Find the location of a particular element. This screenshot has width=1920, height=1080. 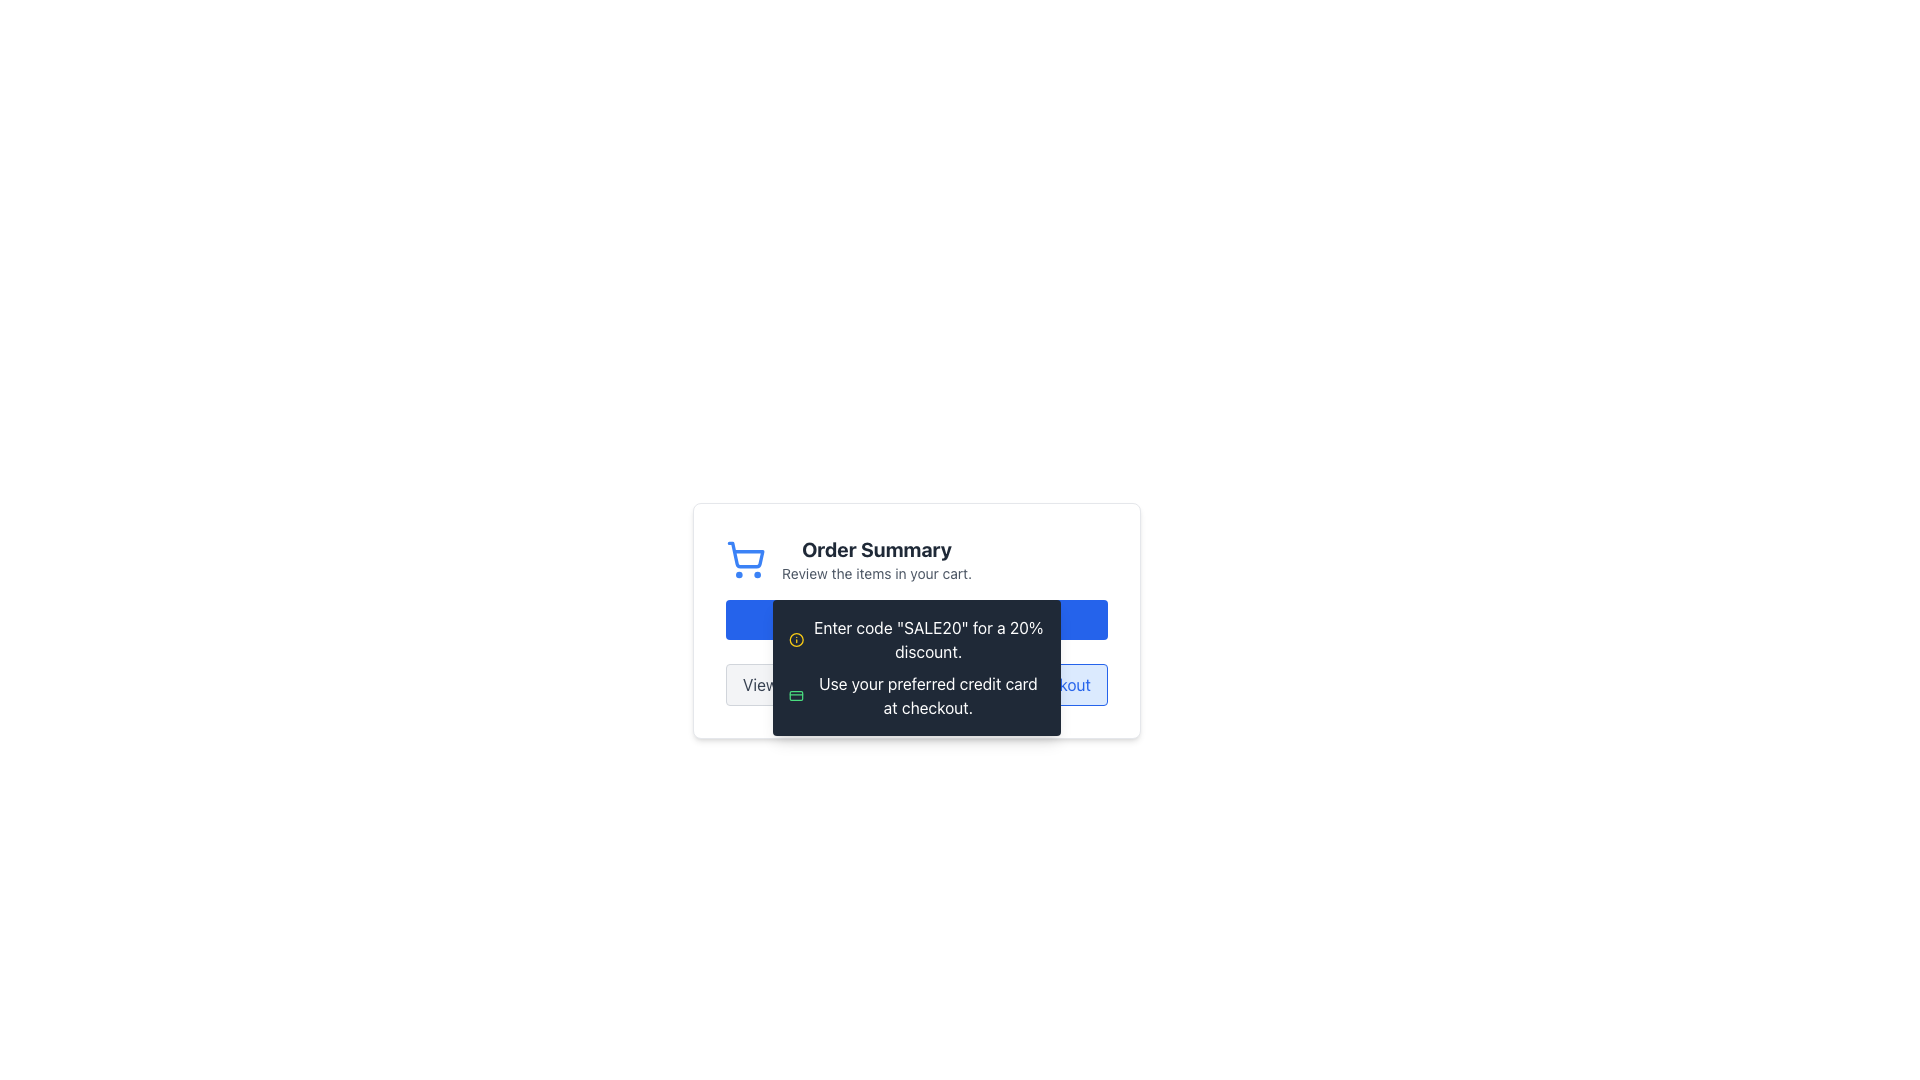

the circular graphical component with a yellow outline that represents an information symbol, located at the center of the tooltip explaining a discount code is located at coordinates (795, 640).